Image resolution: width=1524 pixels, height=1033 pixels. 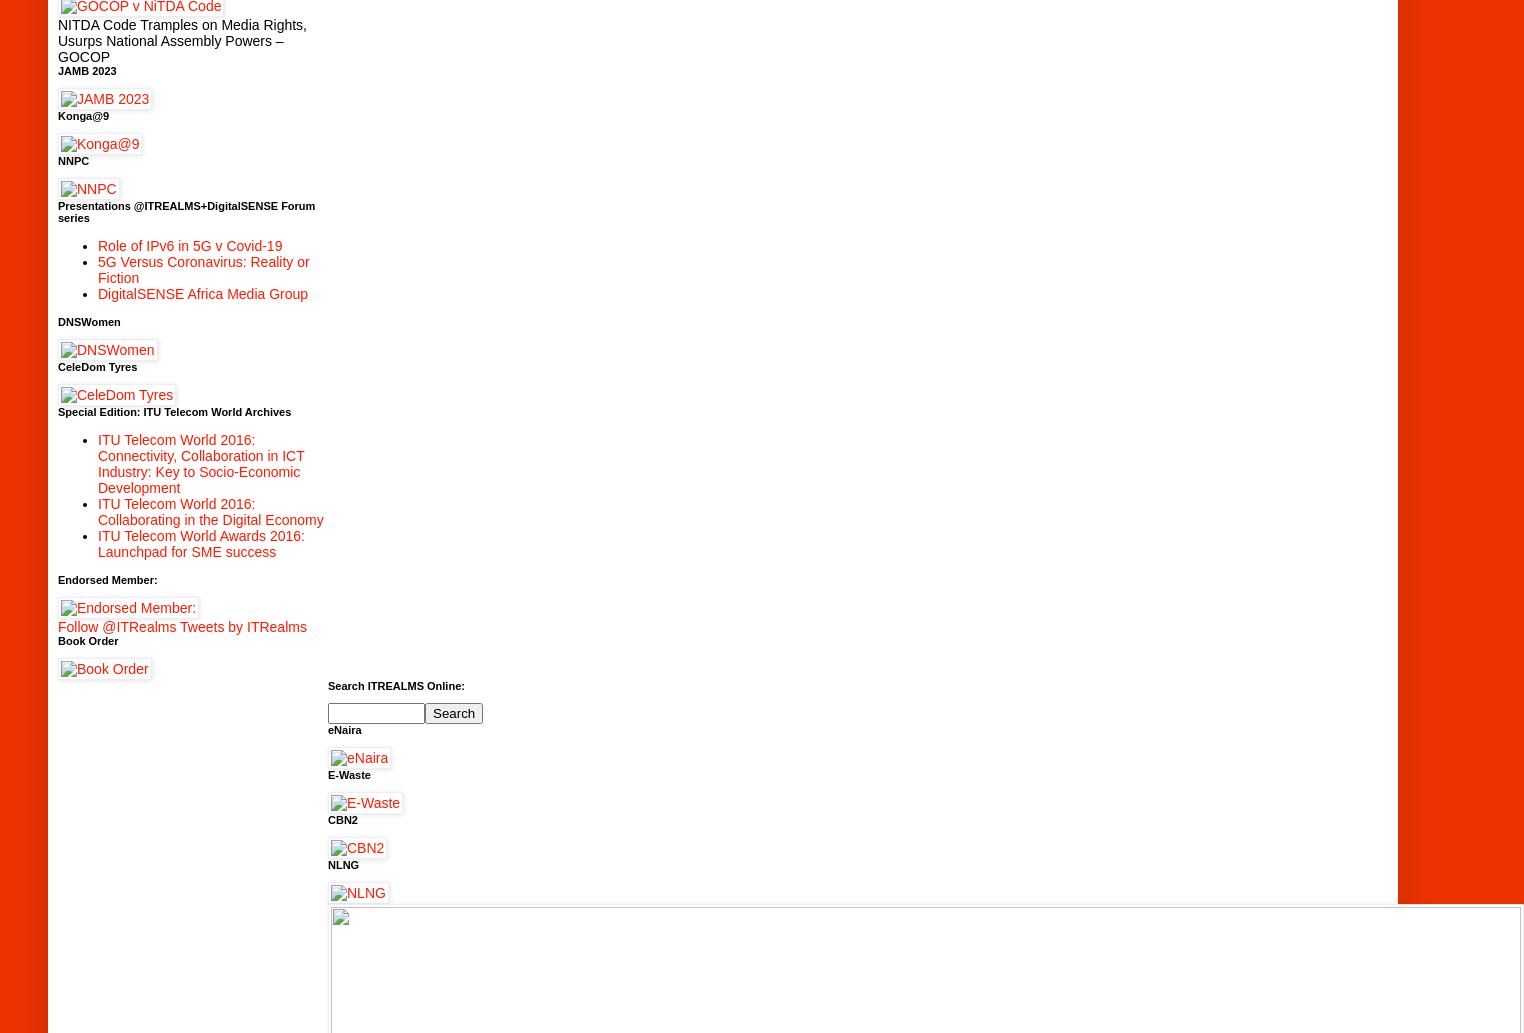 What do you see at coordinates (97, 244) in the screenshot?
I see `'Role of IPv6 in 5G v Covid-19'` at bounding box center [97, 244].